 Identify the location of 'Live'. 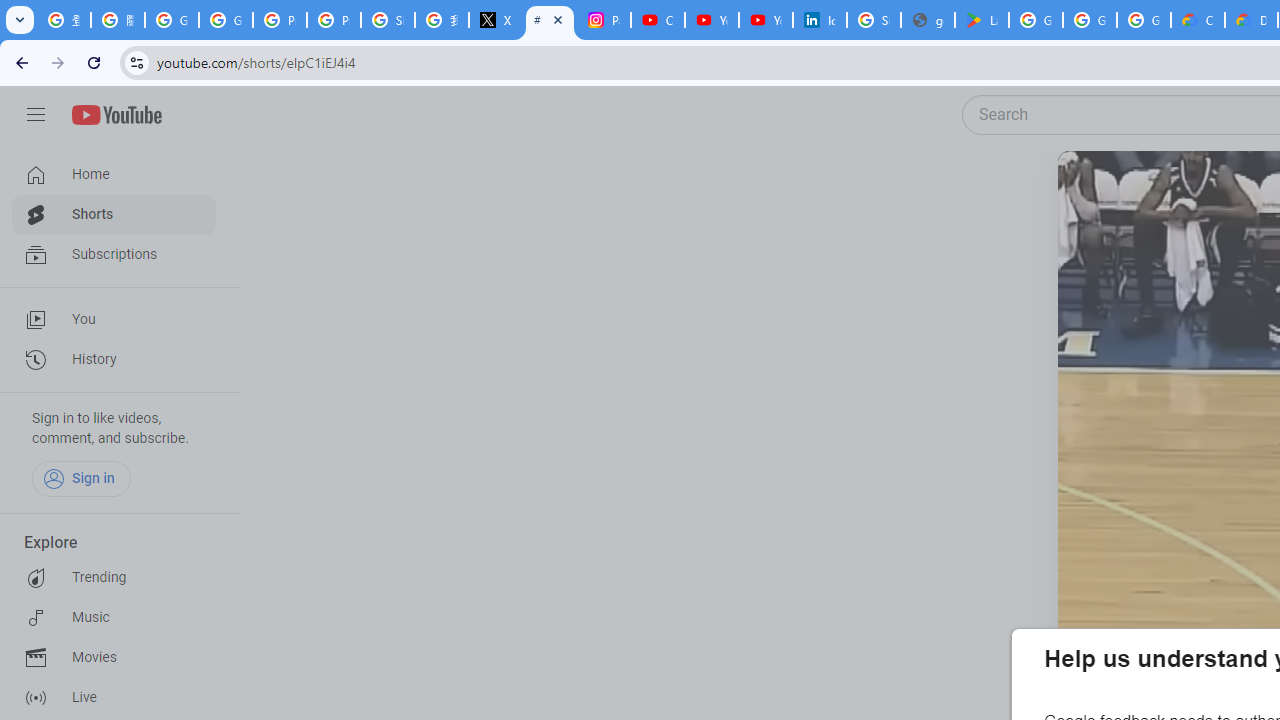
(112, 697).